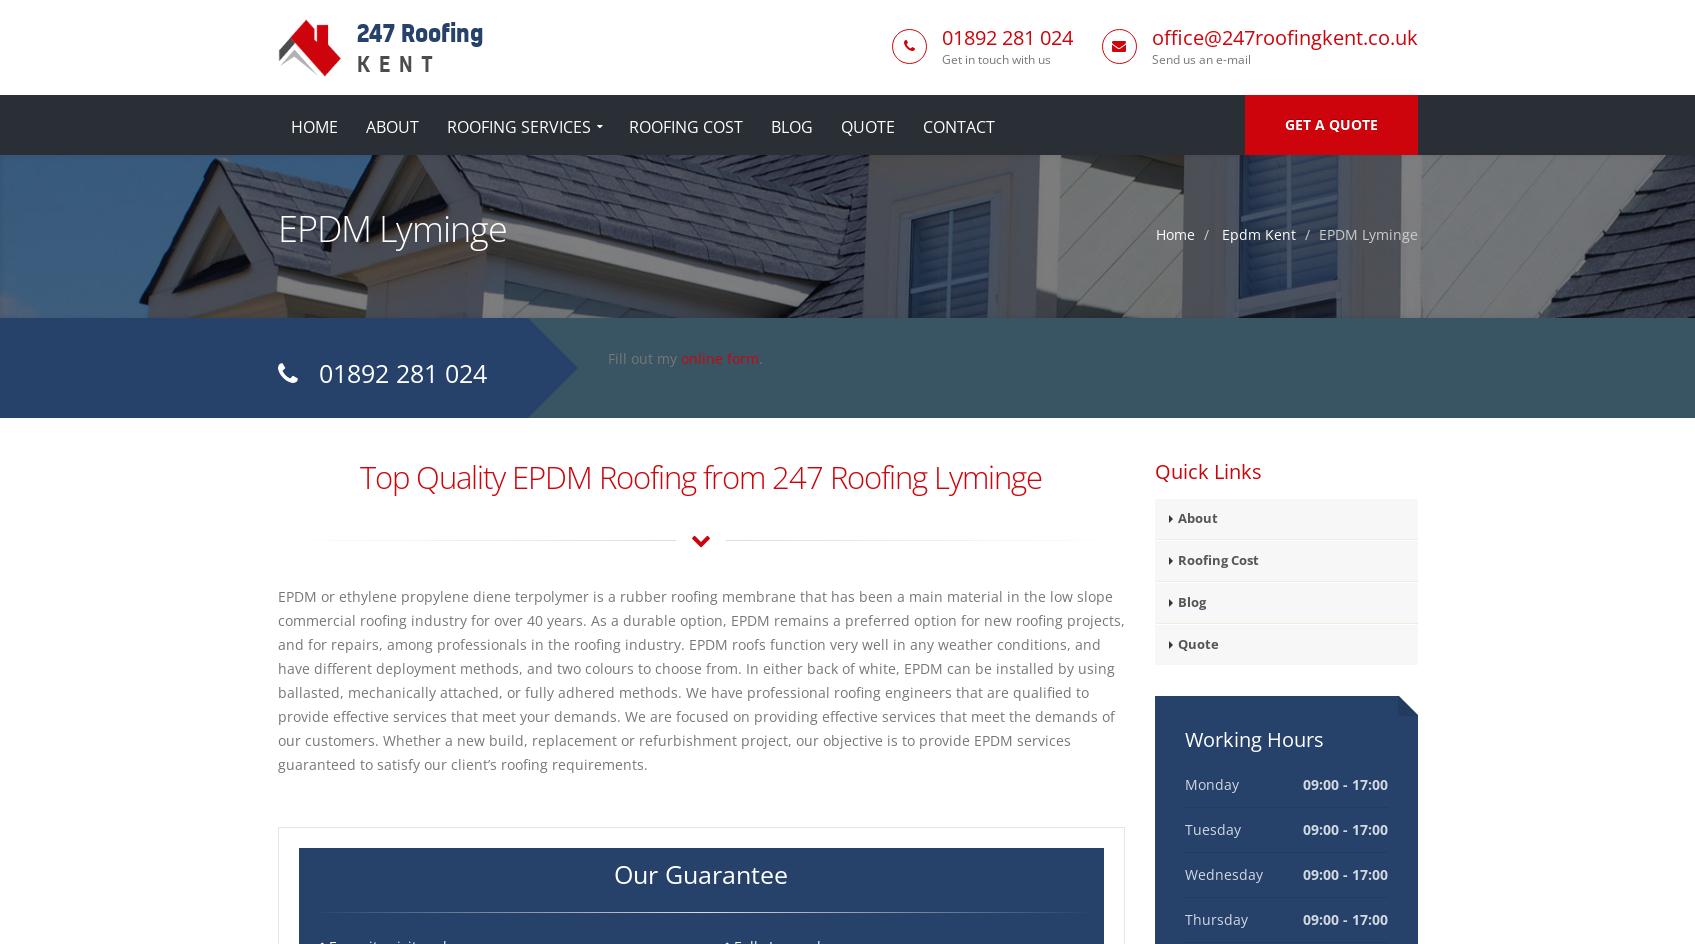  I want to click on 'online form', so click(680, 358).